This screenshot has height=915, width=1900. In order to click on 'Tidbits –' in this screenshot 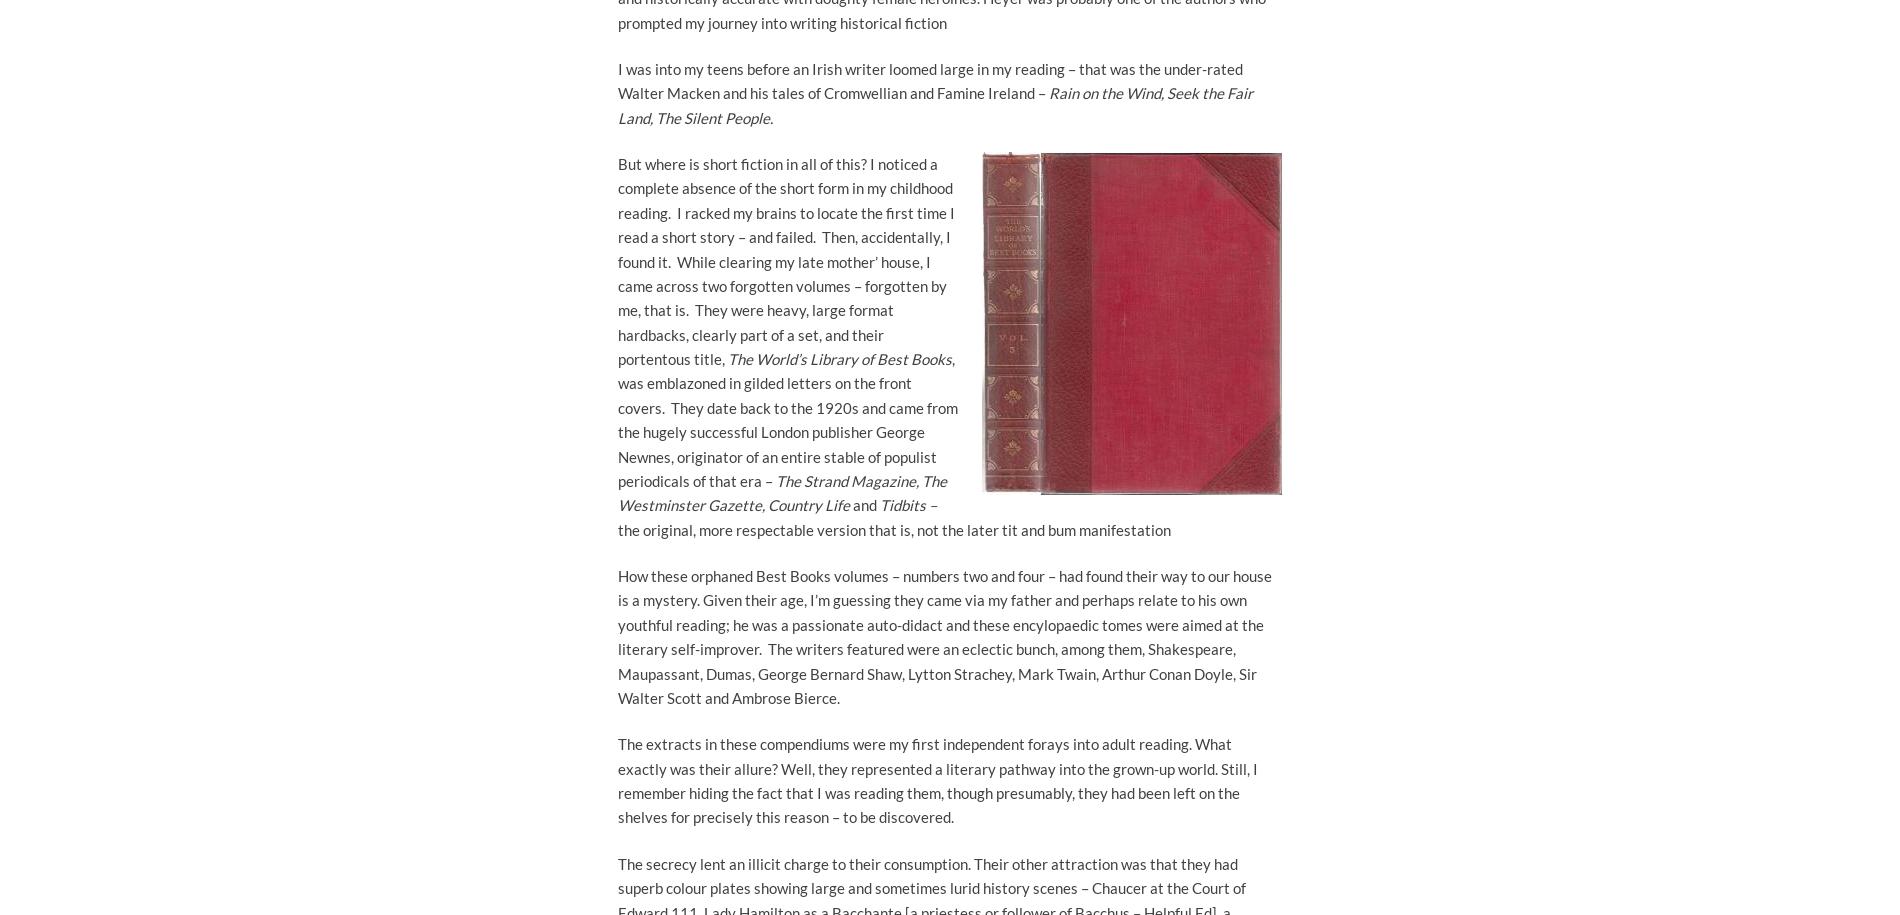, I will do `click(906, 503)`.